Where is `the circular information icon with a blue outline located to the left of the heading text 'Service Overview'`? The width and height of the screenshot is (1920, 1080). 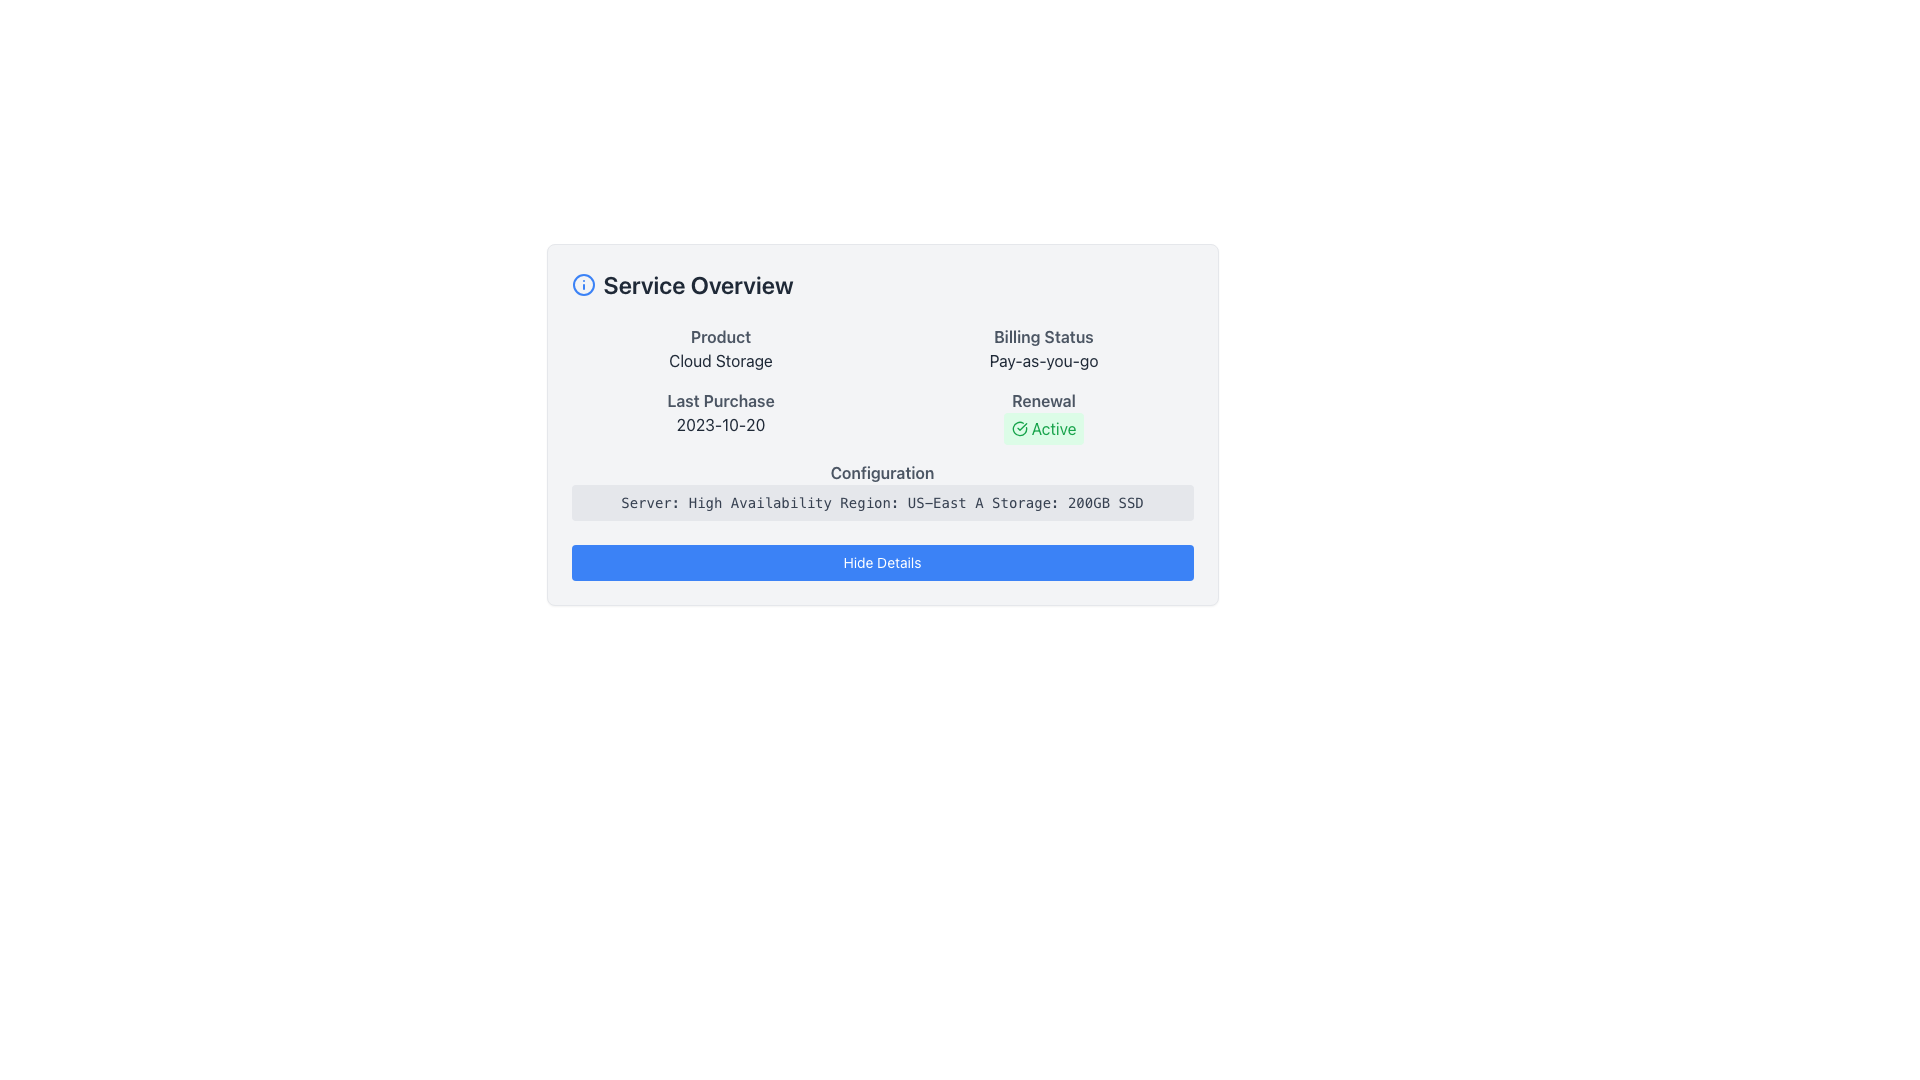 the circular information icon with a blue outline located to the left of the heading text 'Service Overview' is located at coordinates (582, 285).